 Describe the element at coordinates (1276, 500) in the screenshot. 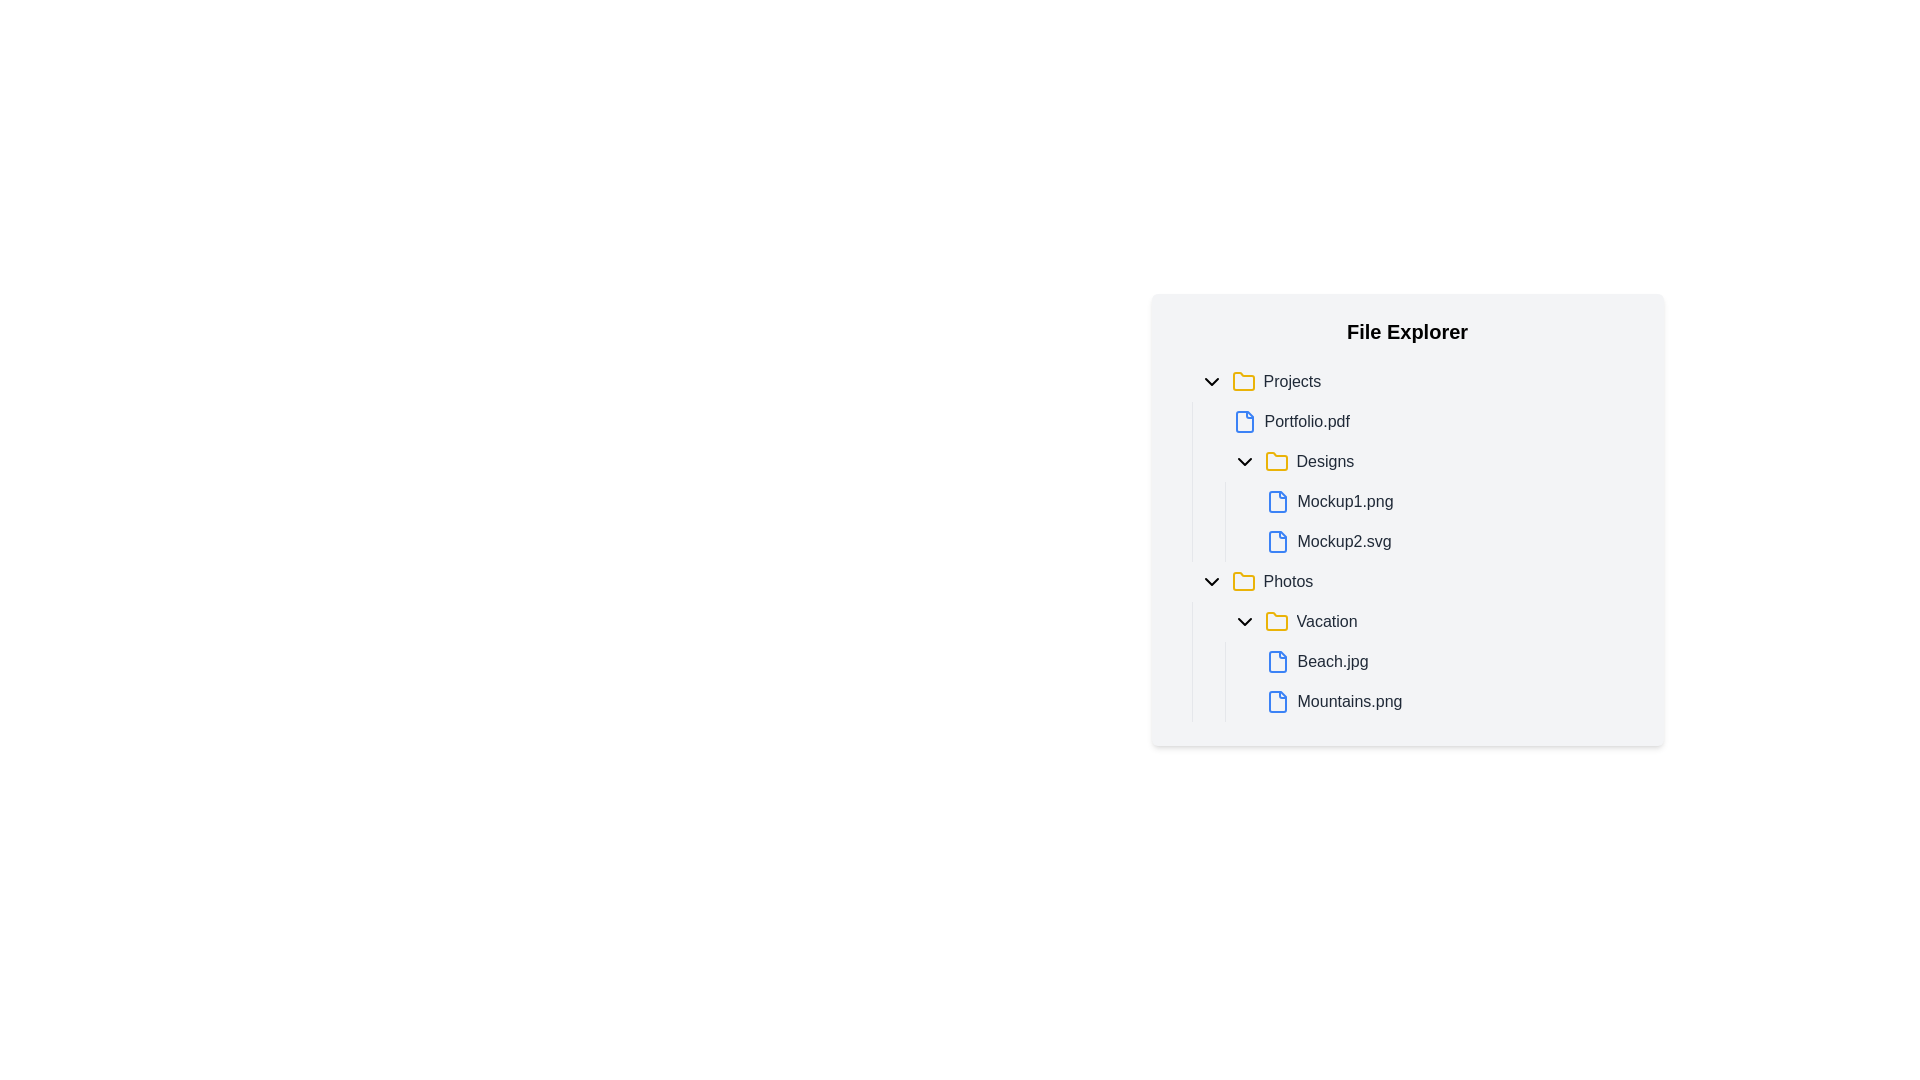

I see `the file icon representing 'Mockup1.png', which is the leftmost element in its row` at that location.